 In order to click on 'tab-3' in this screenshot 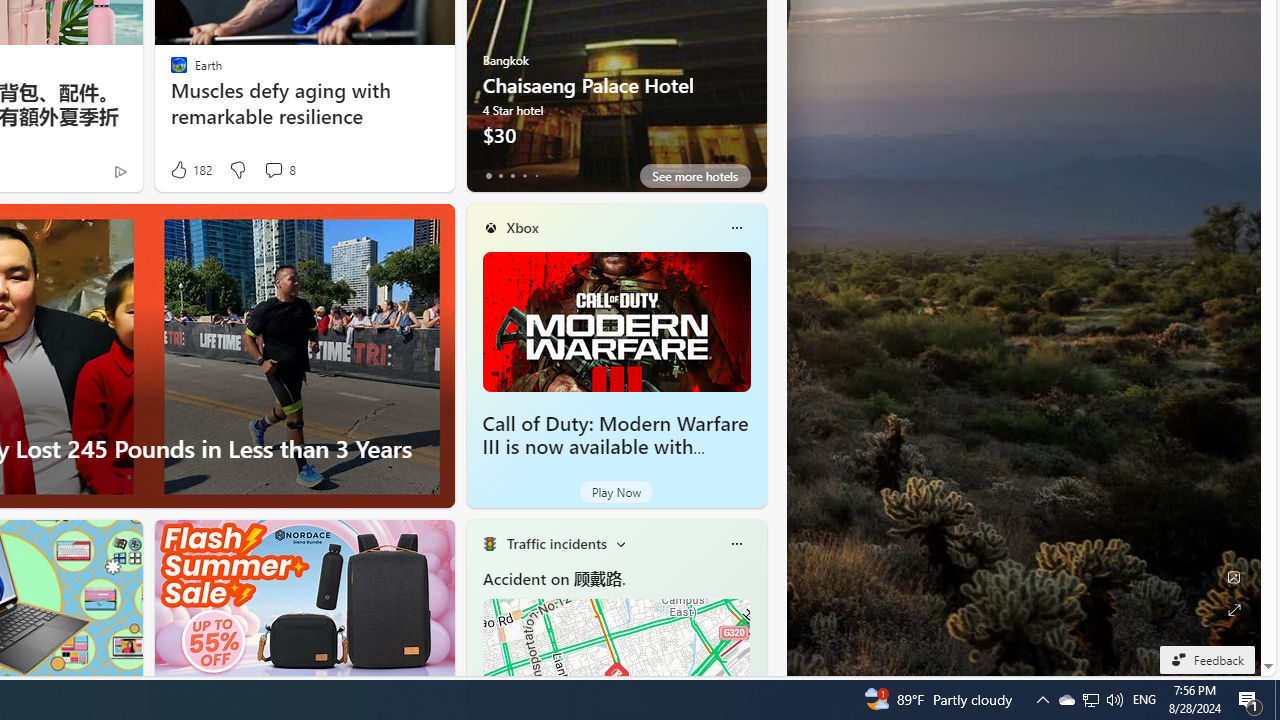, I will do `click(524, 175)`.